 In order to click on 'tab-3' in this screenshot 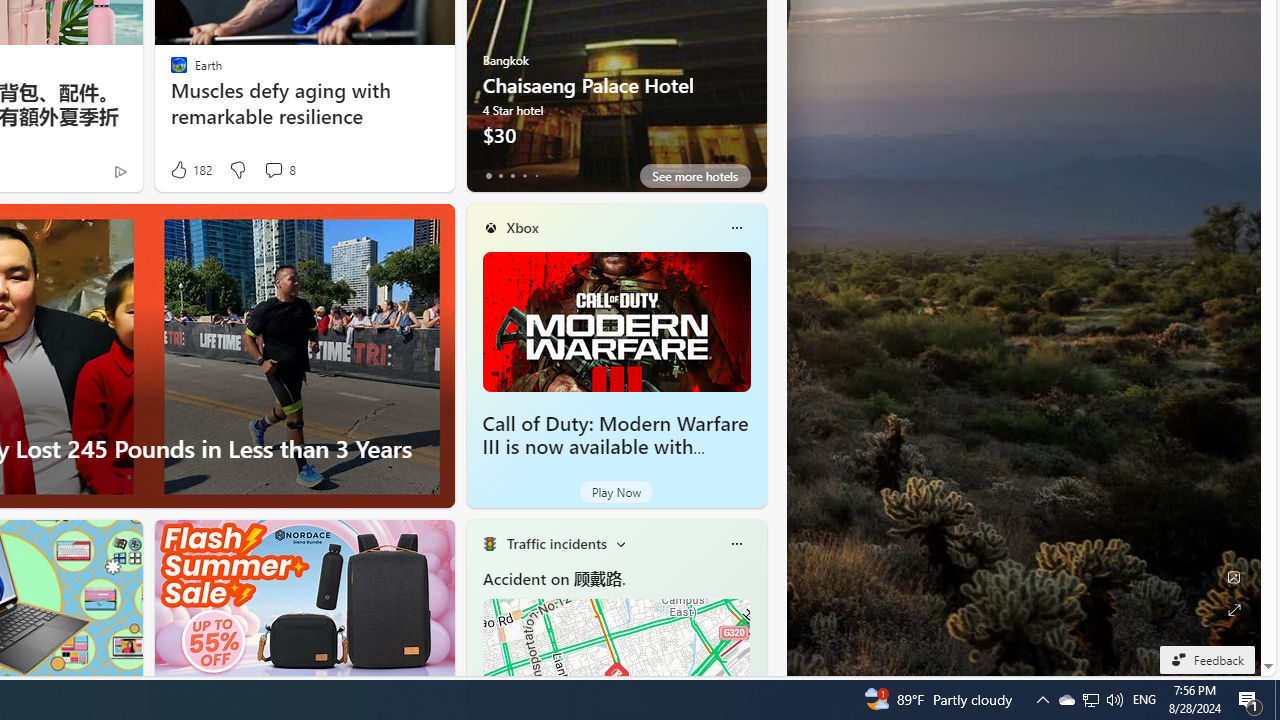, I will do `click(524, 175)`.